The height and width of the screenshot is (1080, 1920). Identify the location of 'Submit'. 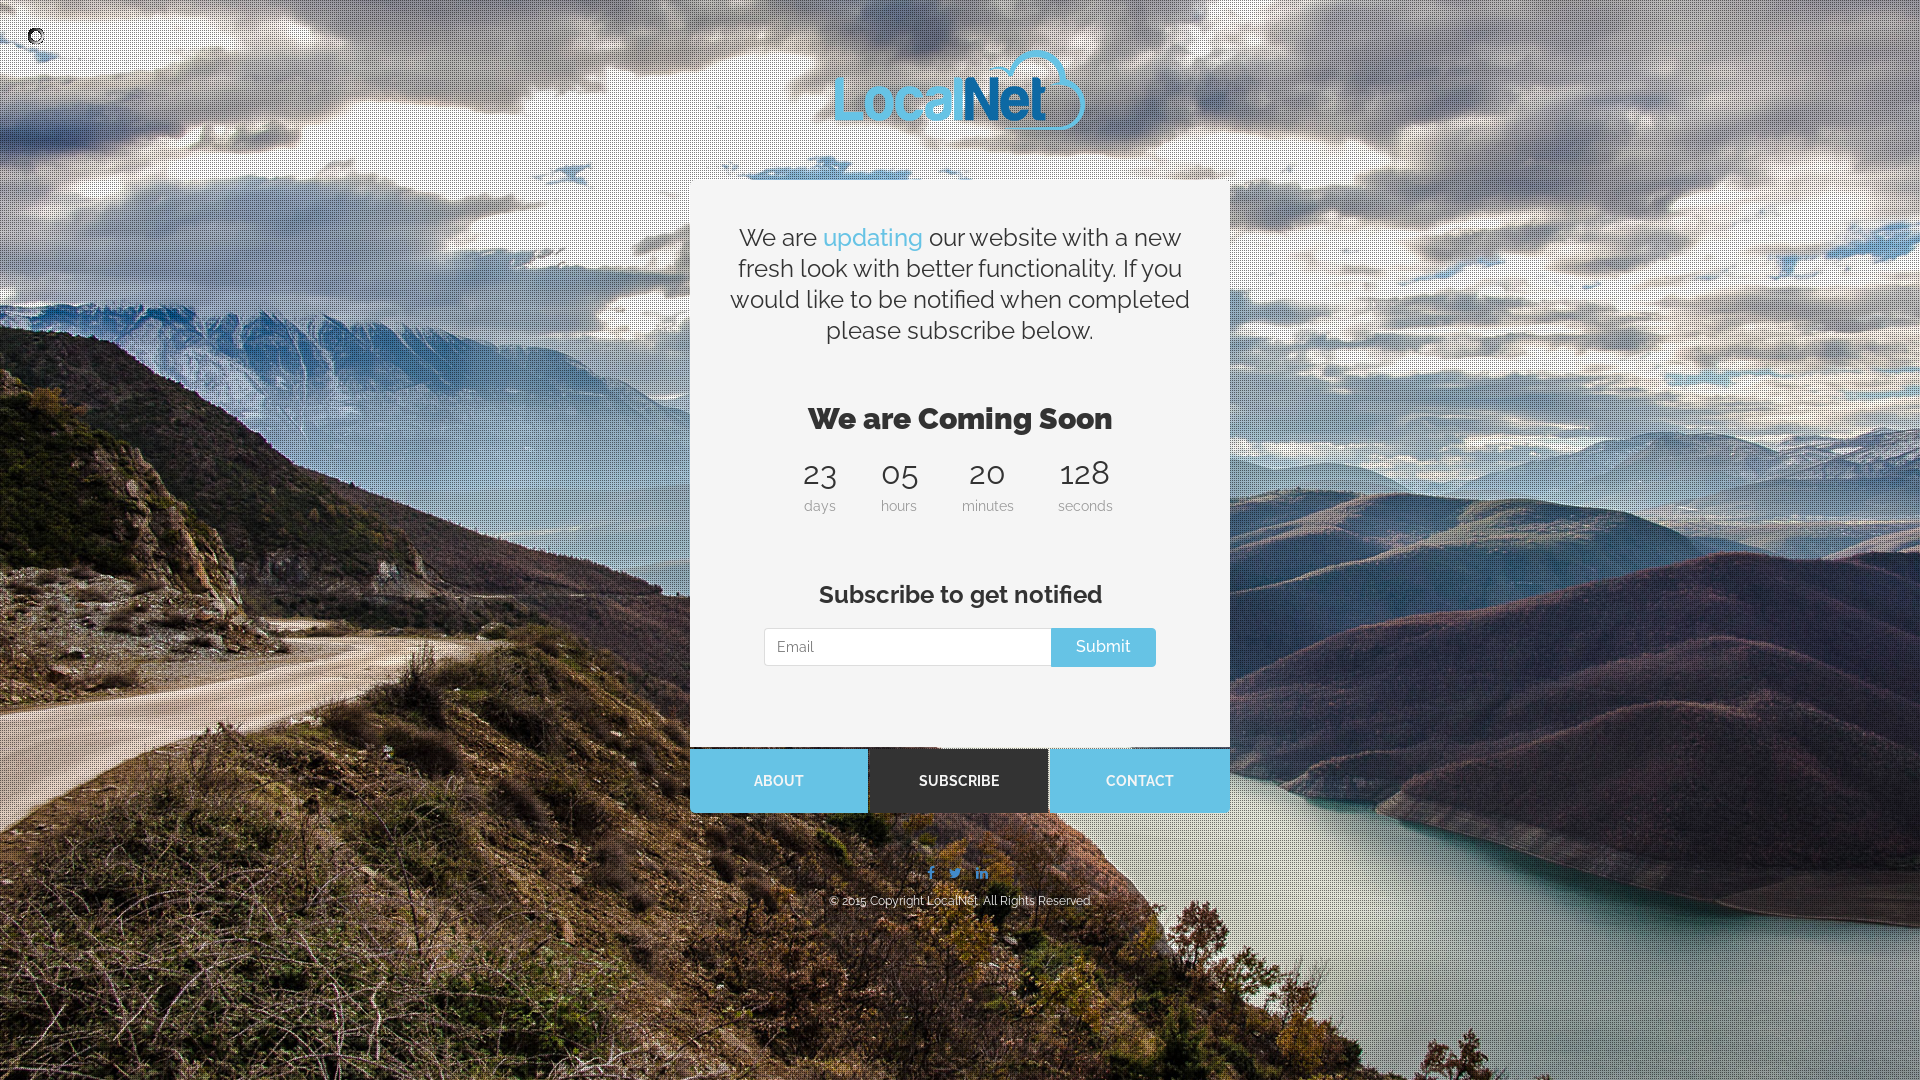
(1102, 647).